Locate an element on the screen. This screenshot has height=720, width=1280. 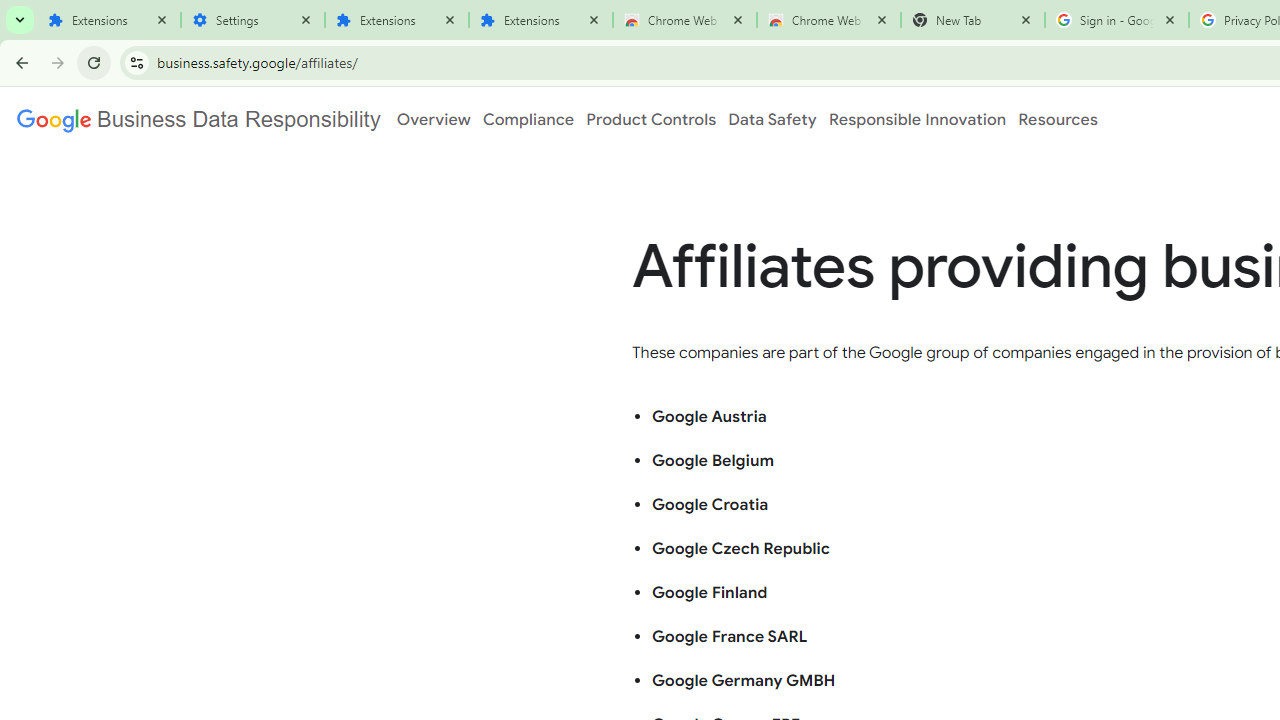
'Sign in - Google Accounts' is located at coordinates (1115, 20).